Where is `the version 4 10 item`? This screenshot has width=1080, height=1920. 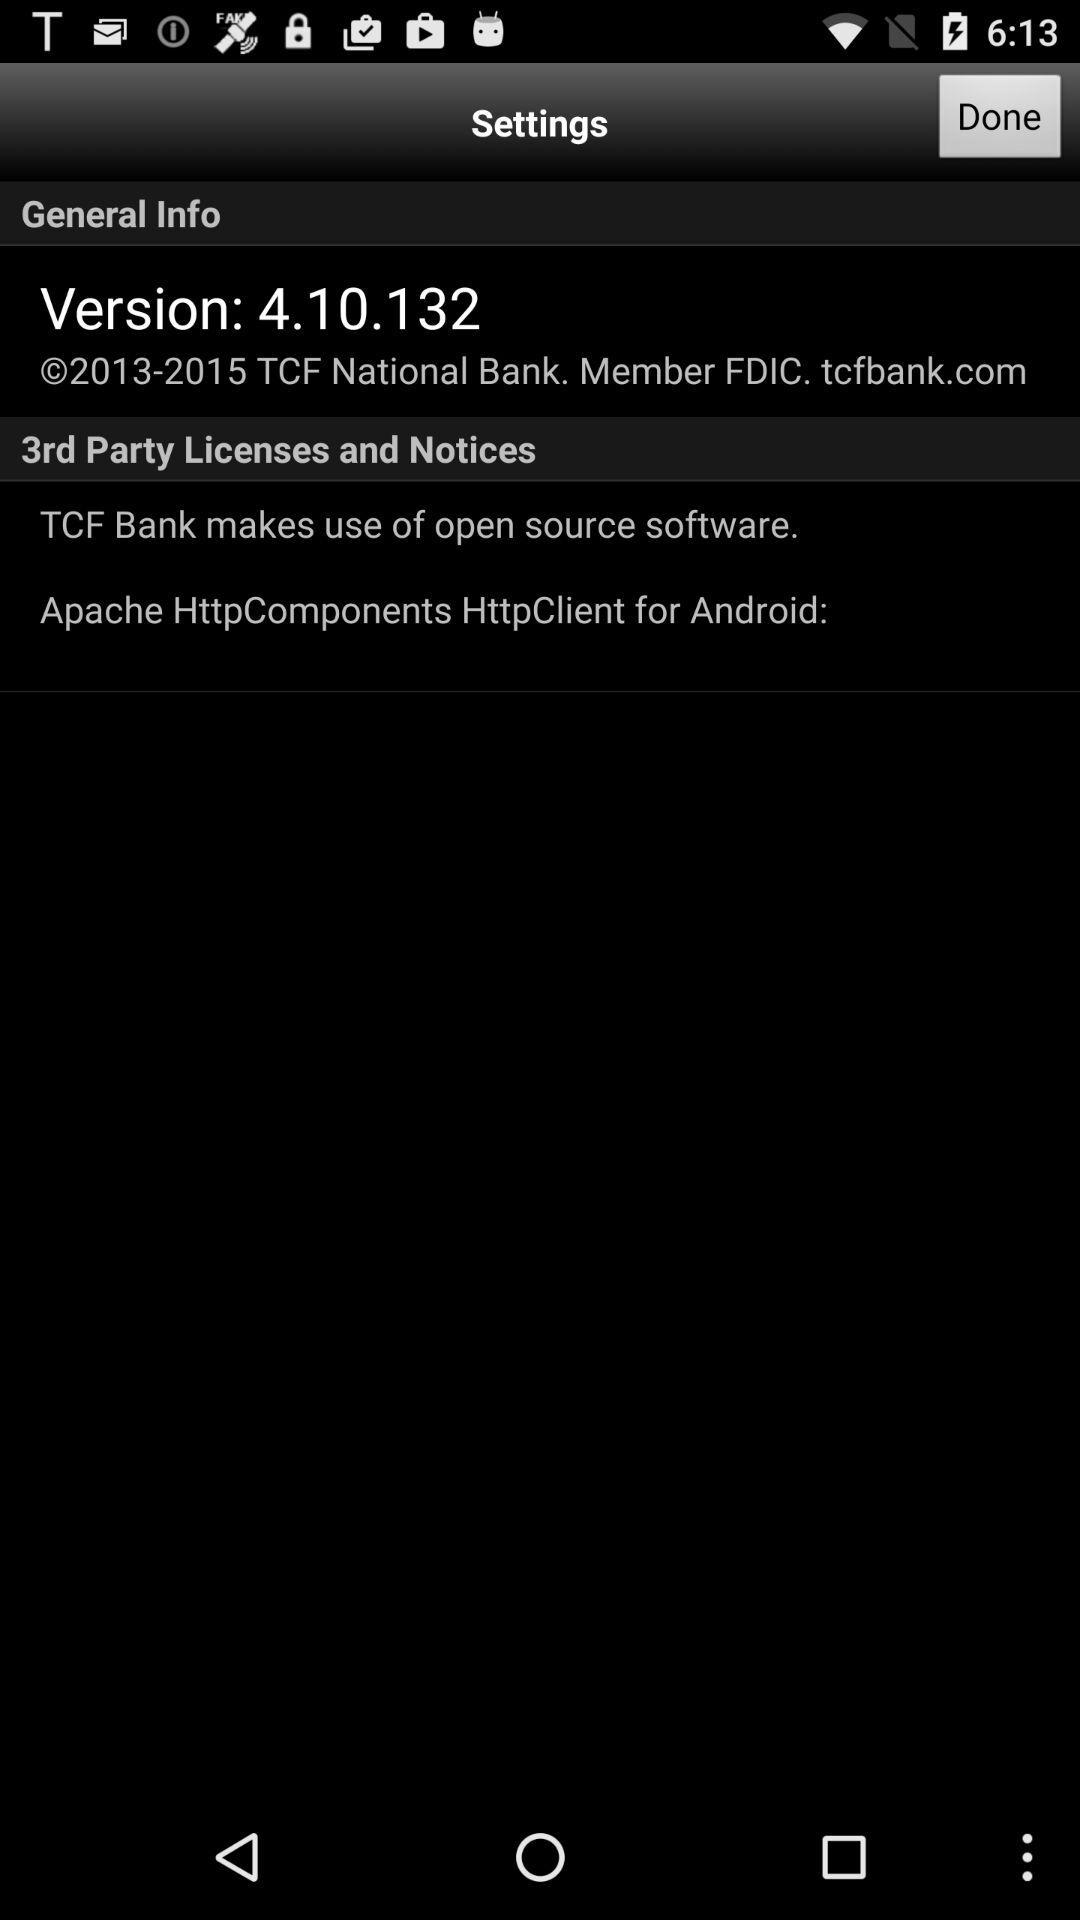 the version 4 10 item is located at coordinates (259, 305).